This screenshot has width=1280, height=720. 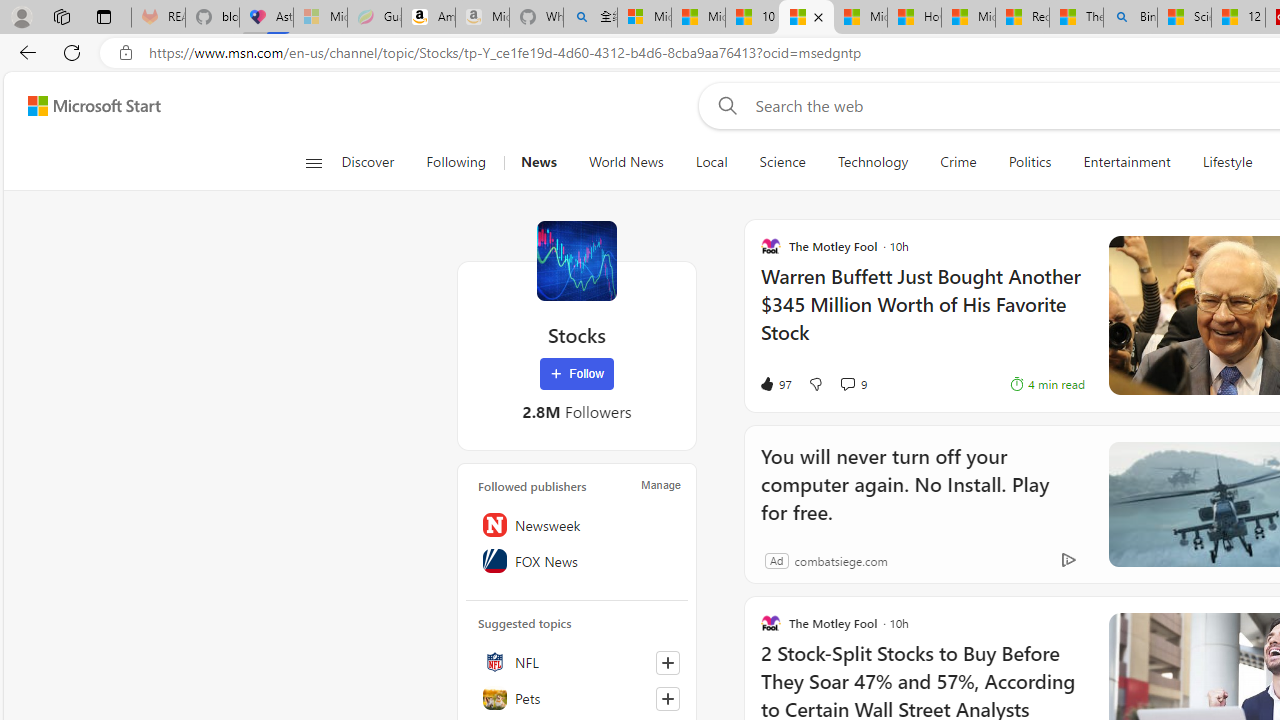 What do you see at coordinates (1029, 162) in the screenshot?
I see `'Politics'` at bounding box center [1029, 162].